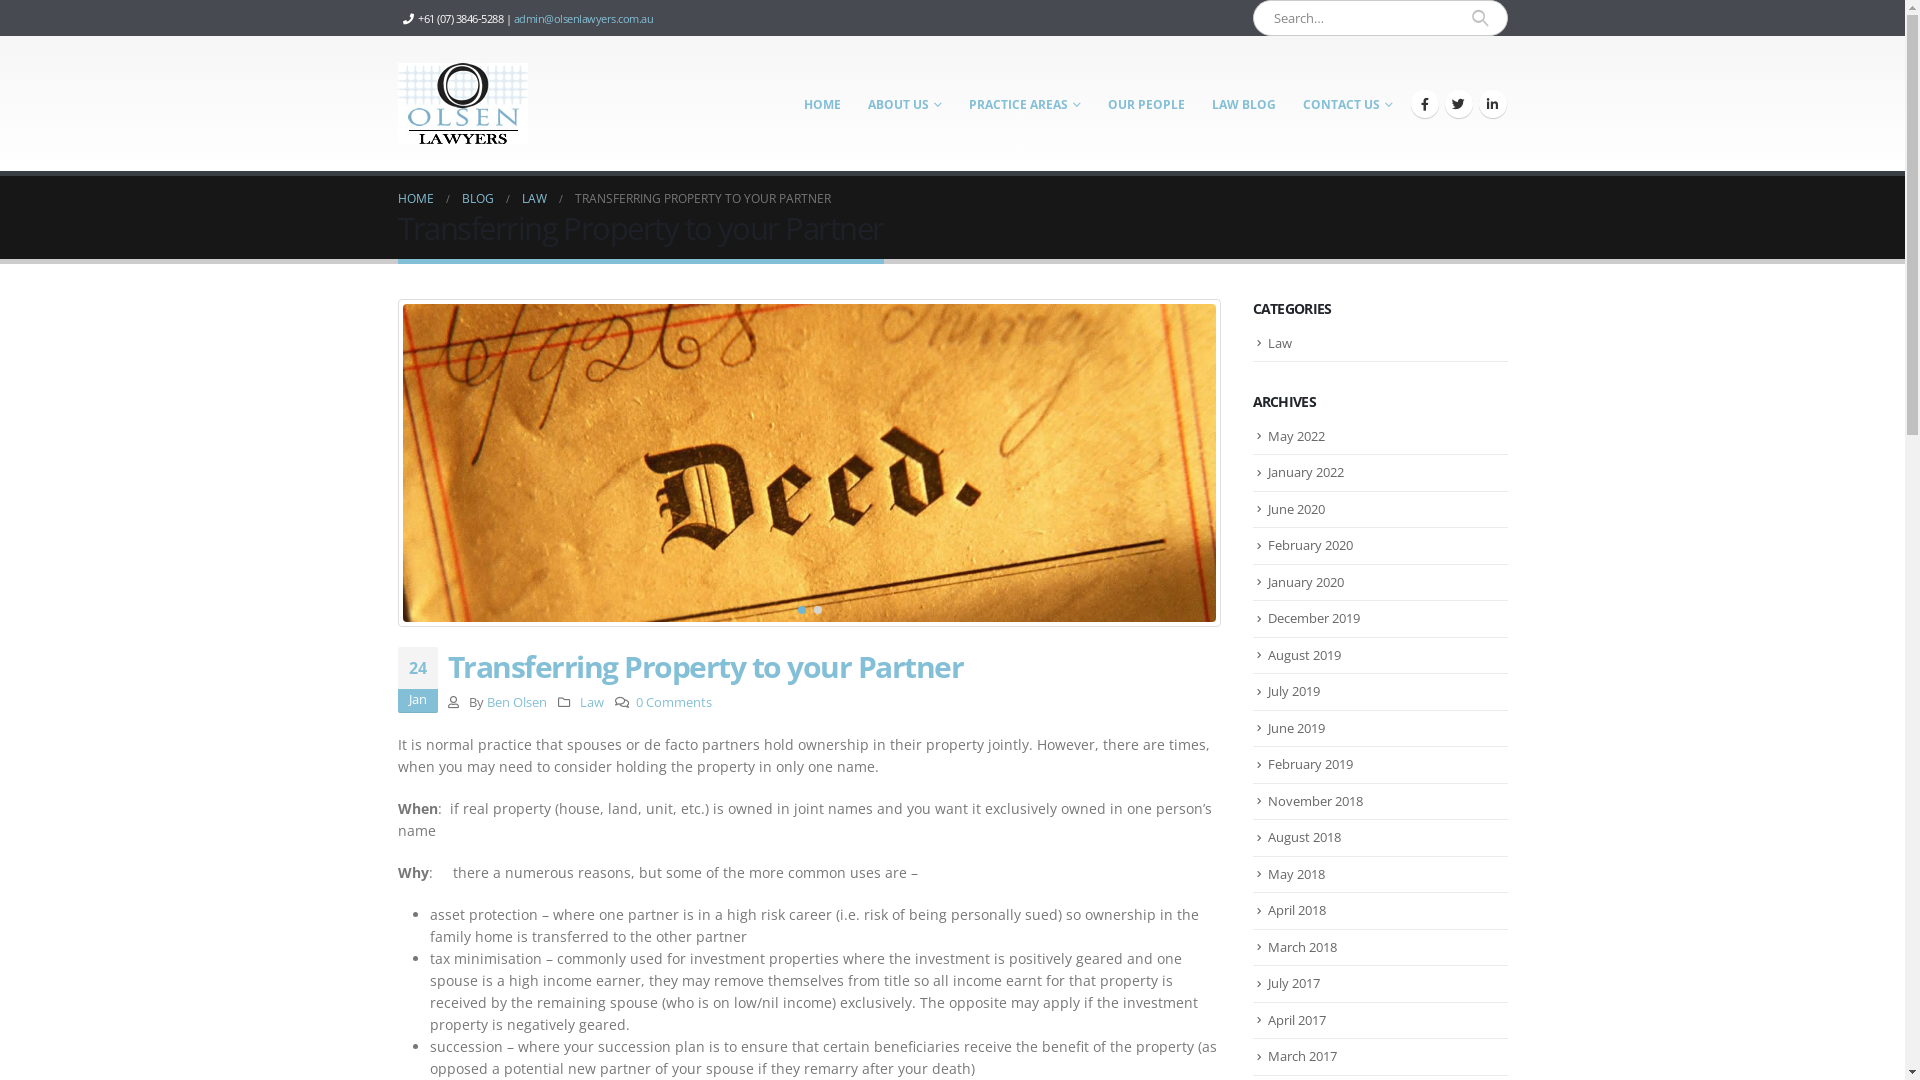 The width and height of the screenshot is (1920, 1080). Describe the element at coordinates (1302, 946) in the screenshot. I see `'March 2018'` at that location.